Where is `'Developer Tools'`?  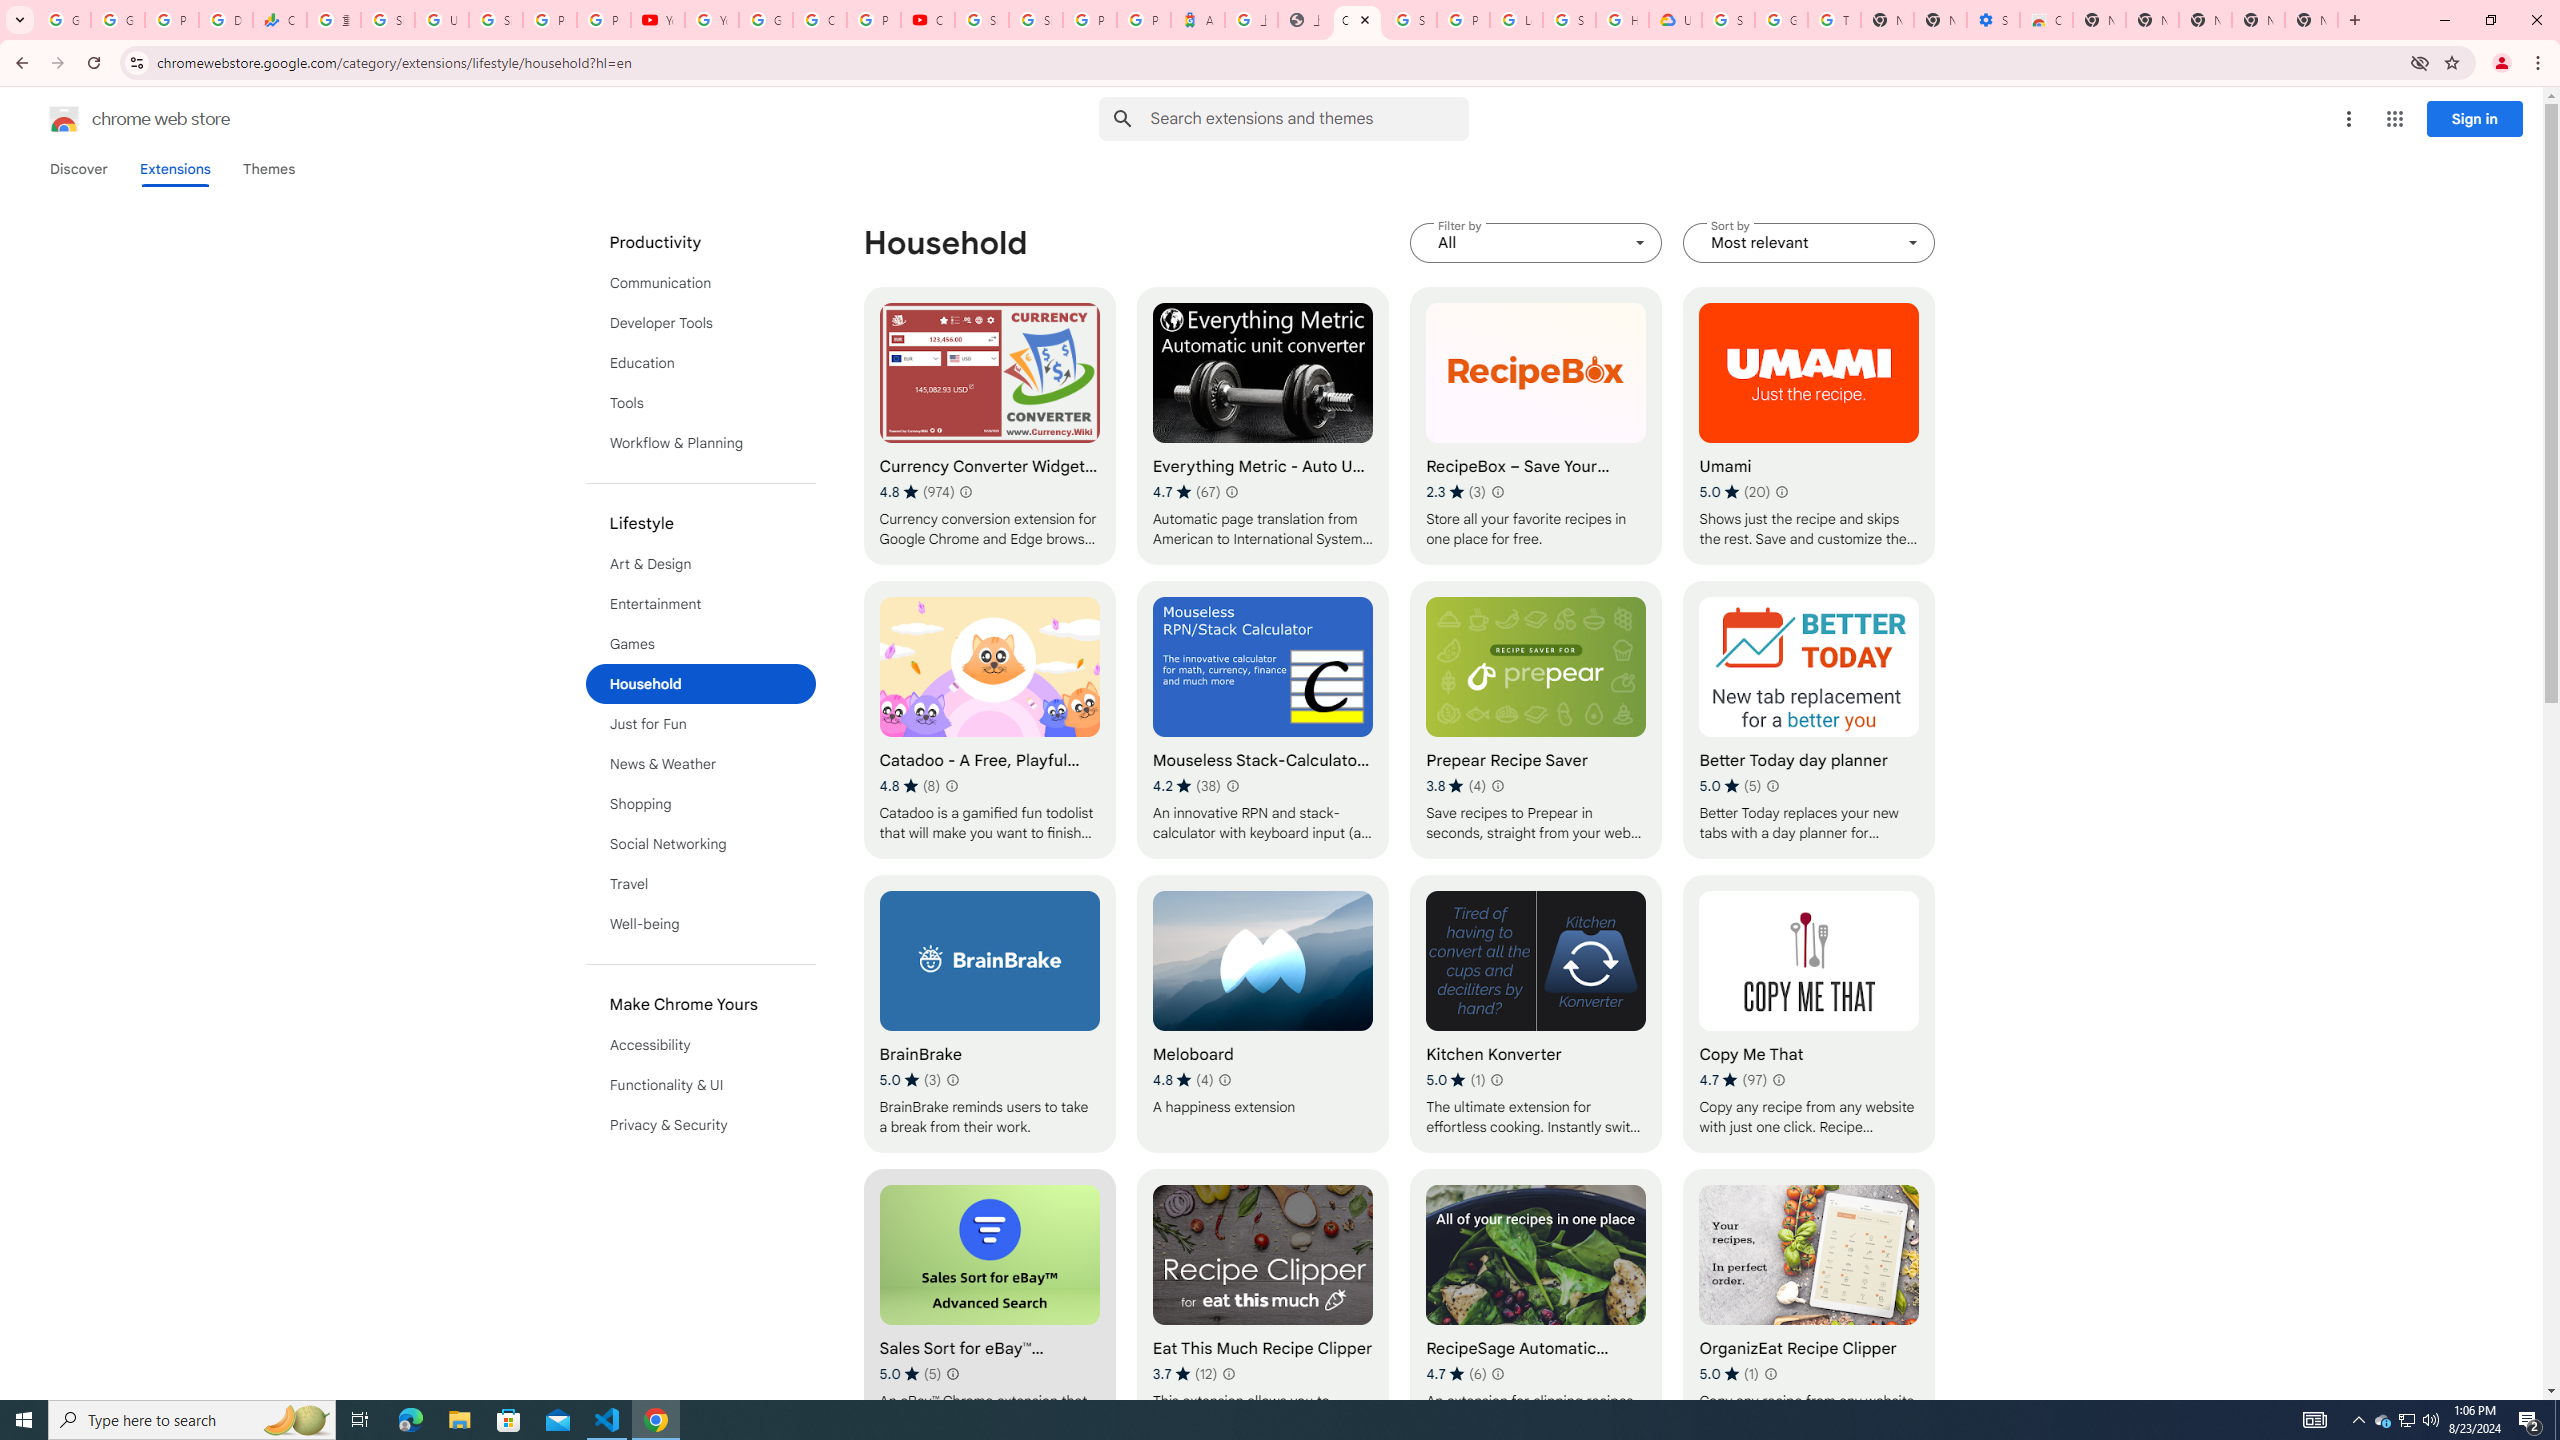
'Developer Tools' is located at coordinates (701, 321).